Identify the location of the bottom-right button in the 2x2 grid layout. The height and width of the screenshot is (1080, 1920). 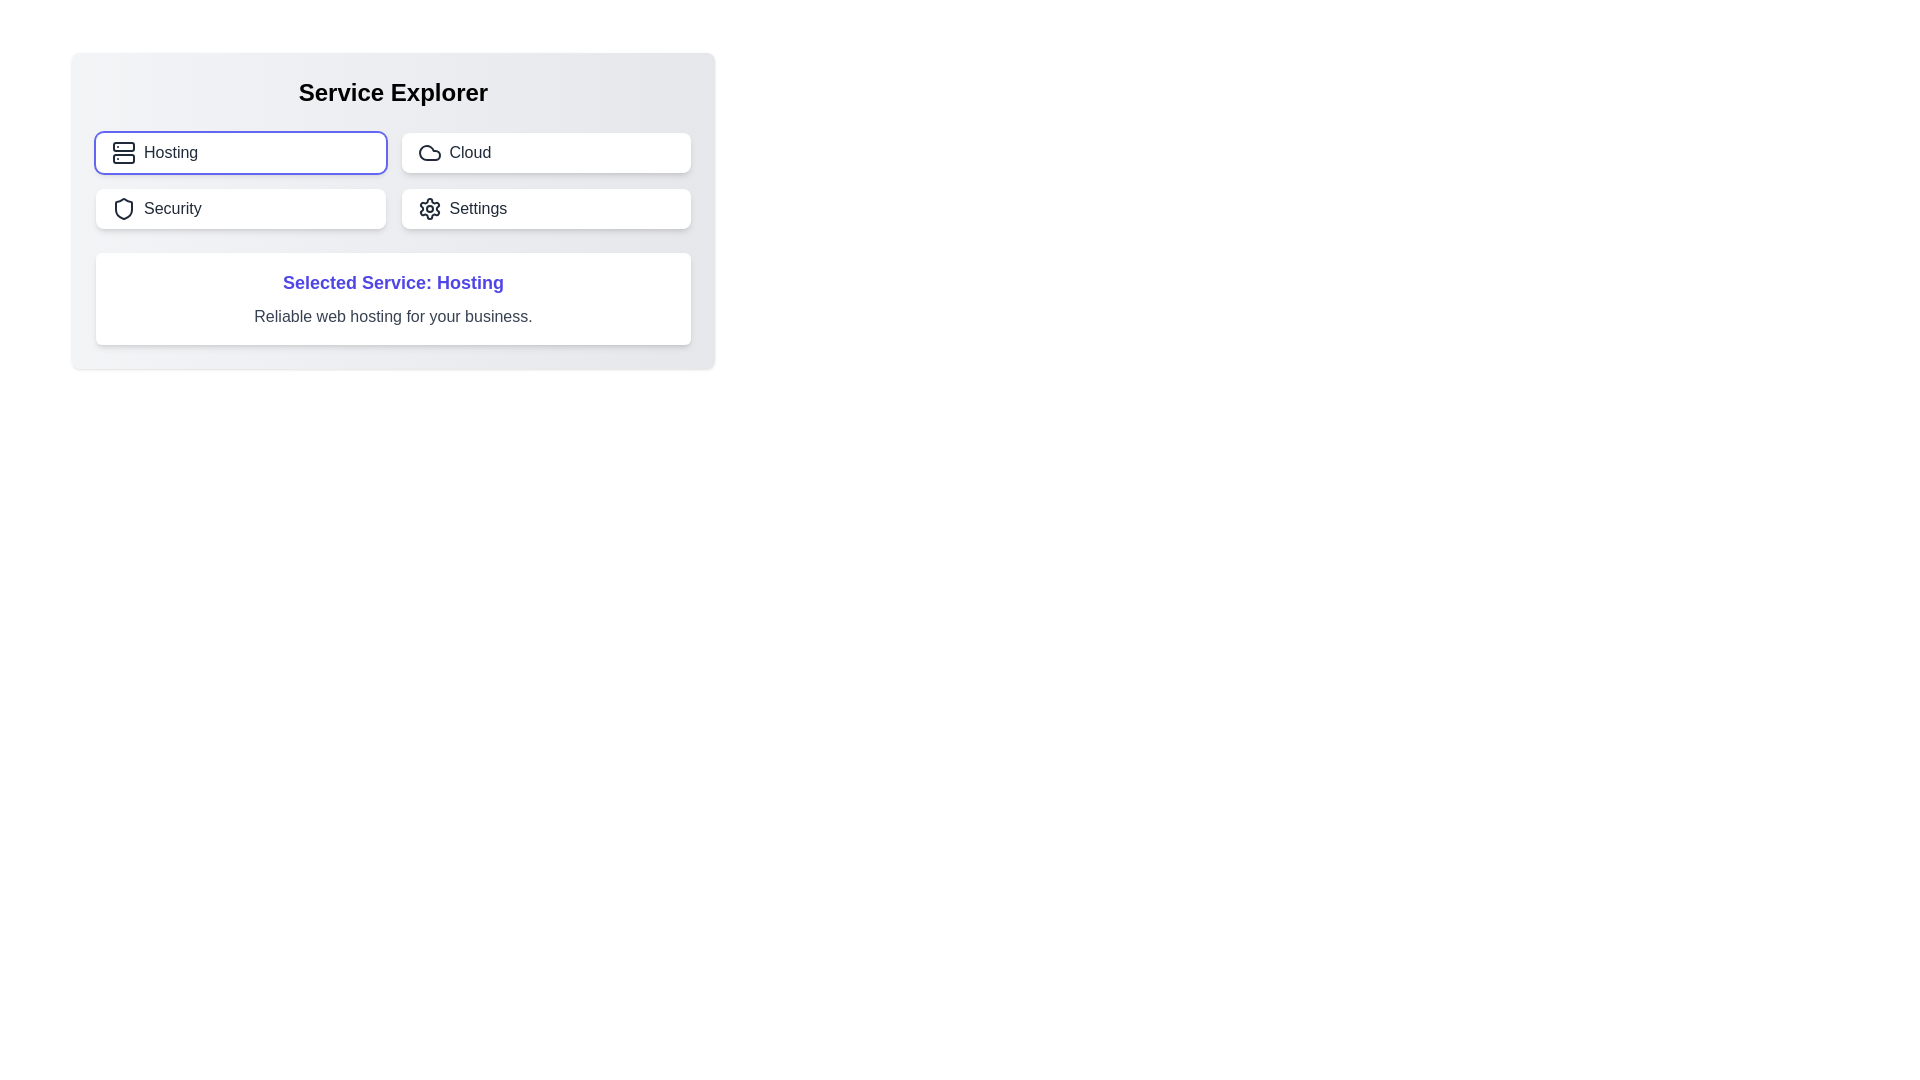
(546, 208).